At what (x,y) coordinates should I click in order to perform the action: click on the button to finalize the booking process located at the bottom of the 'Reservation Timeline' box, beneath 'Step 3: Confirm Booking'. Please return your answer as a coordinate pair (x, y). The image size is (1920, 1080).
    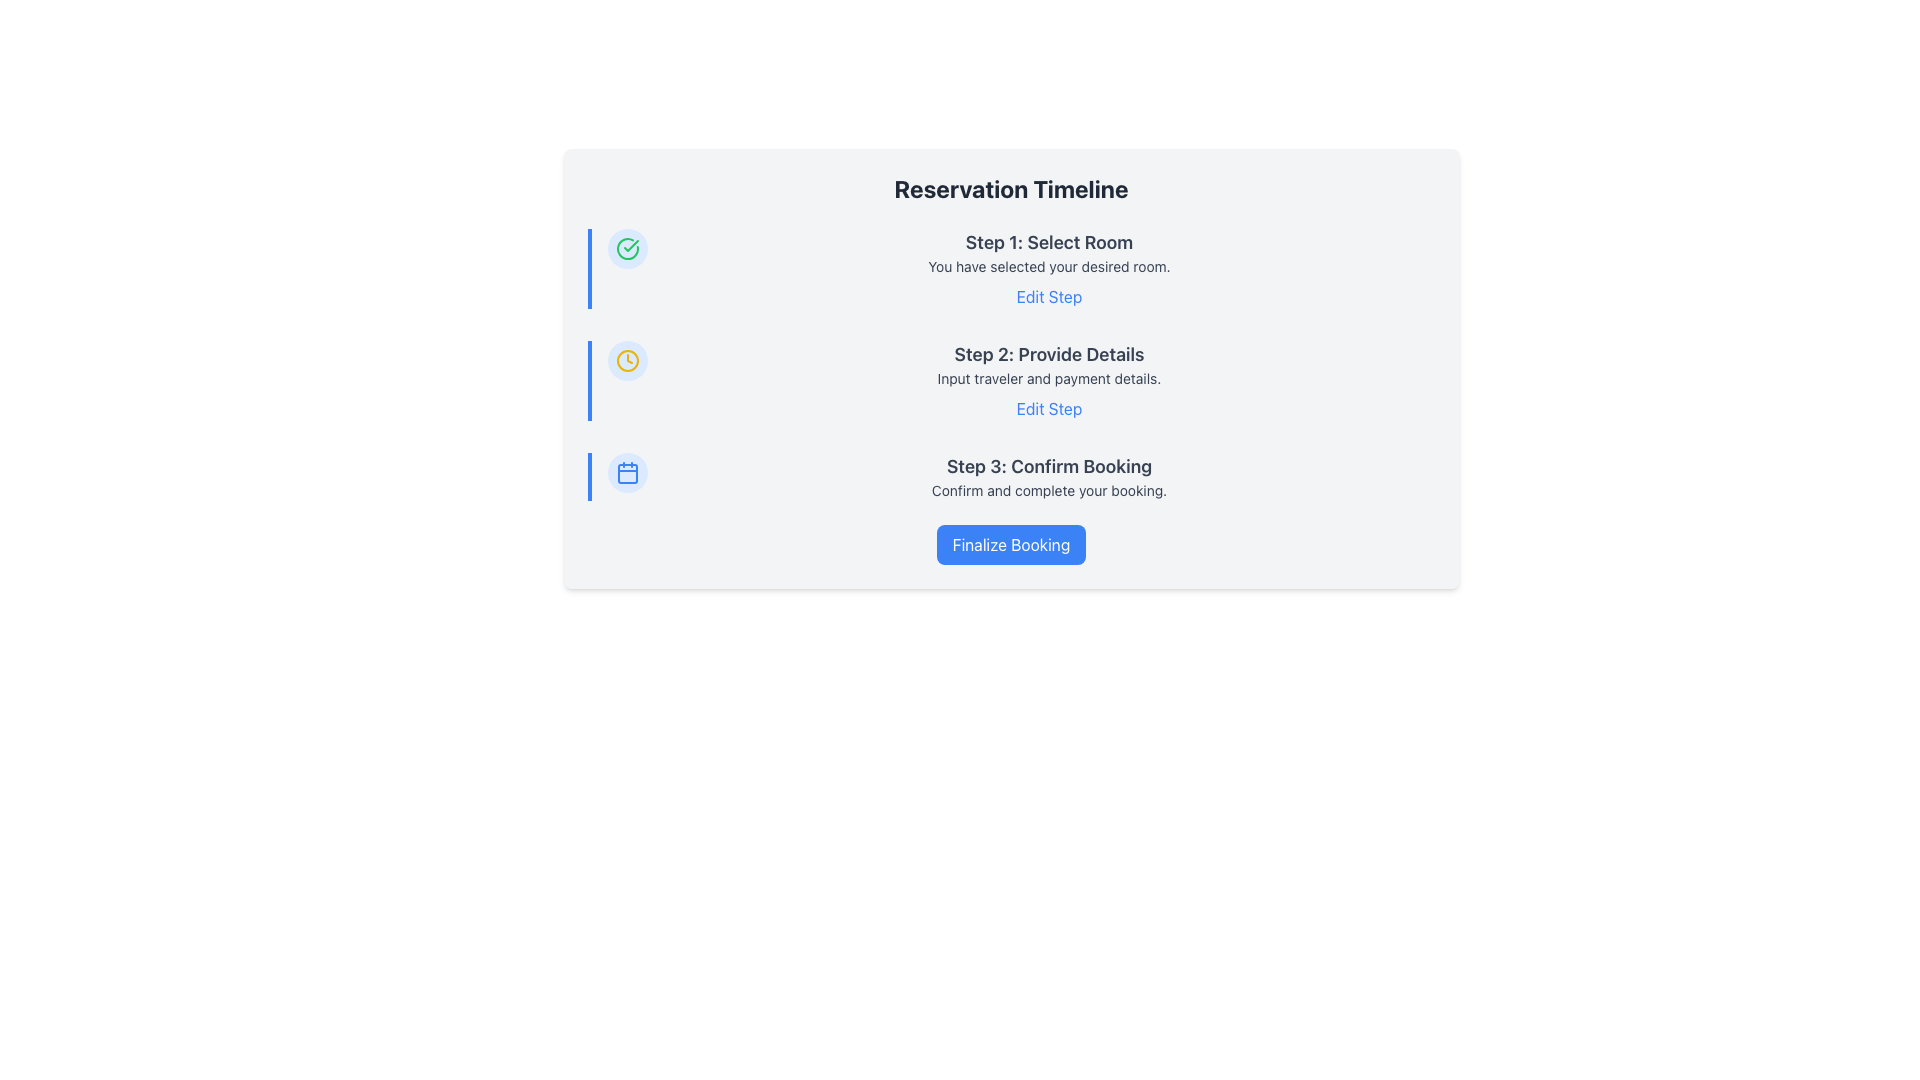
    Looking at the image, I should click on (1011, 544).